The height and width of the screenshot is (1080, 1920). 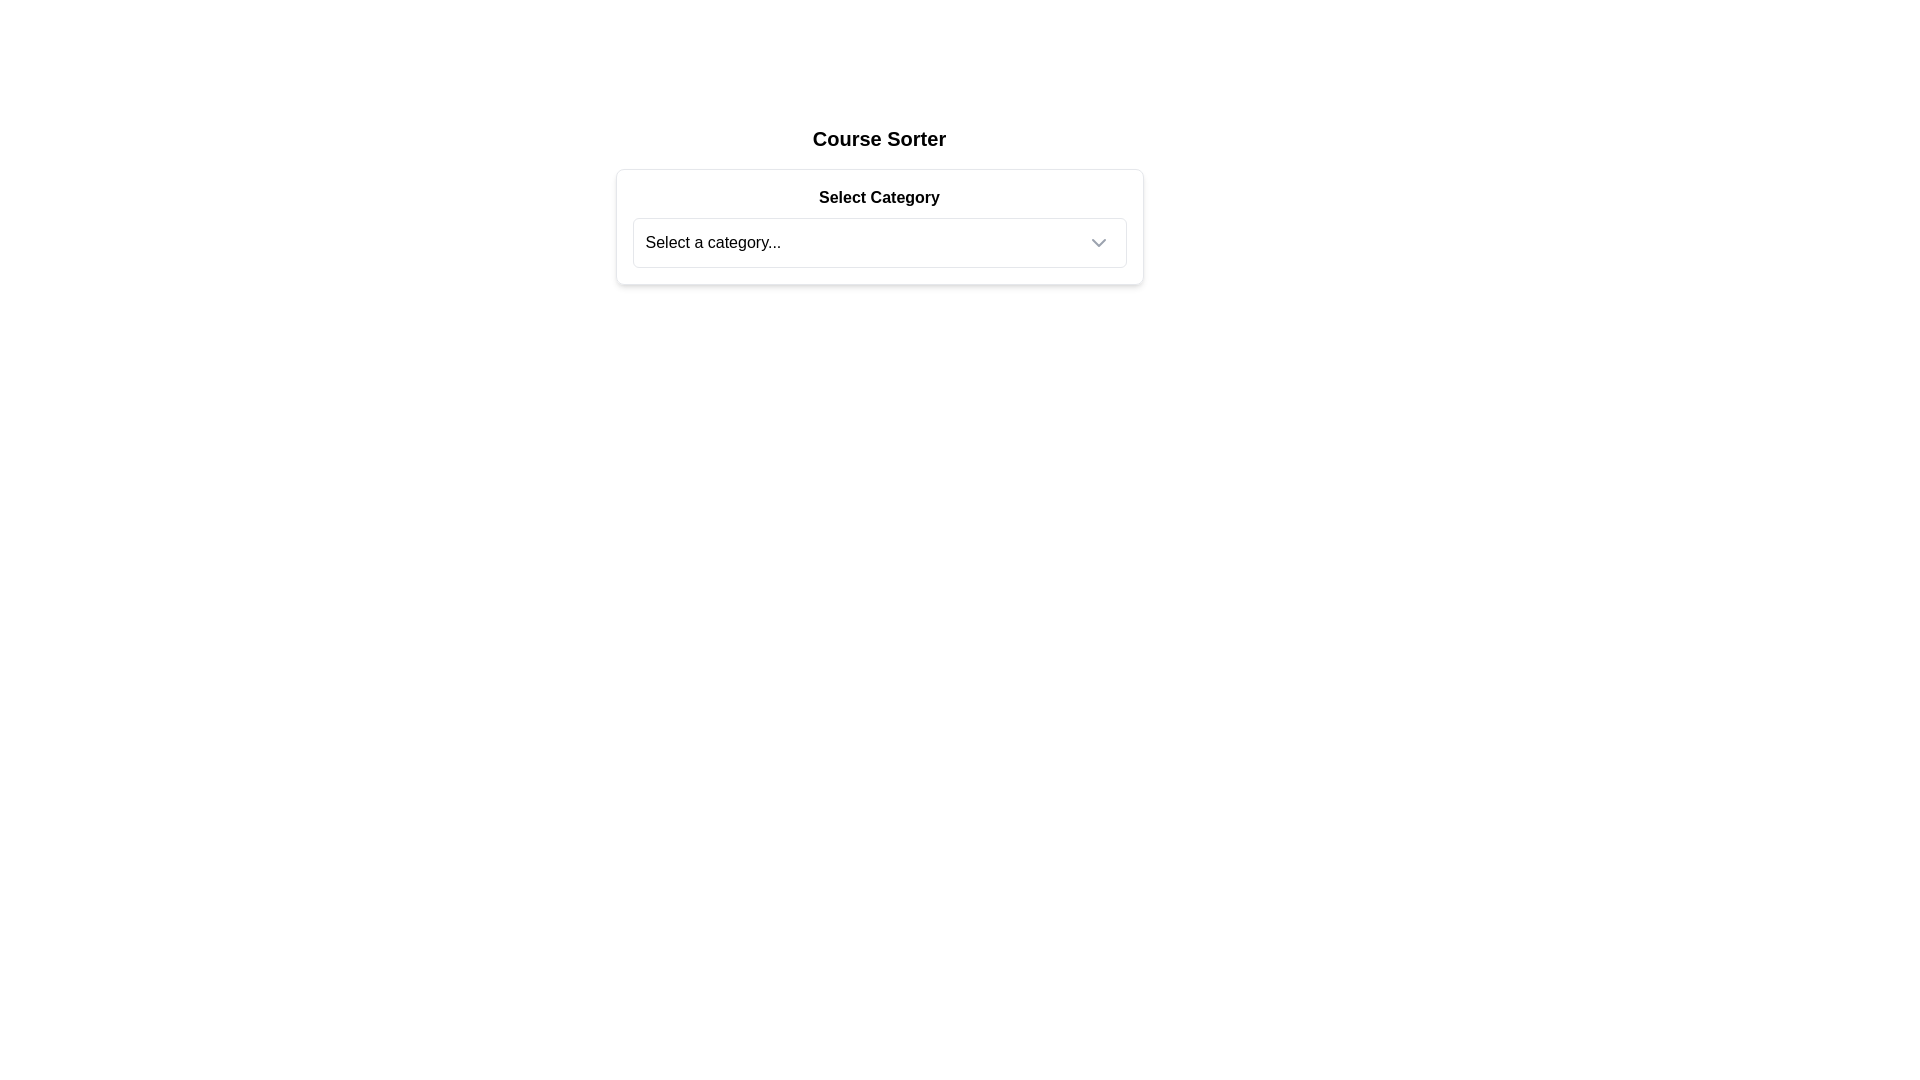 I want to click on an option from the dropdown menu located below the title 'Select Category' in a bordered and shadowed panel, so click(x=879, y=242).